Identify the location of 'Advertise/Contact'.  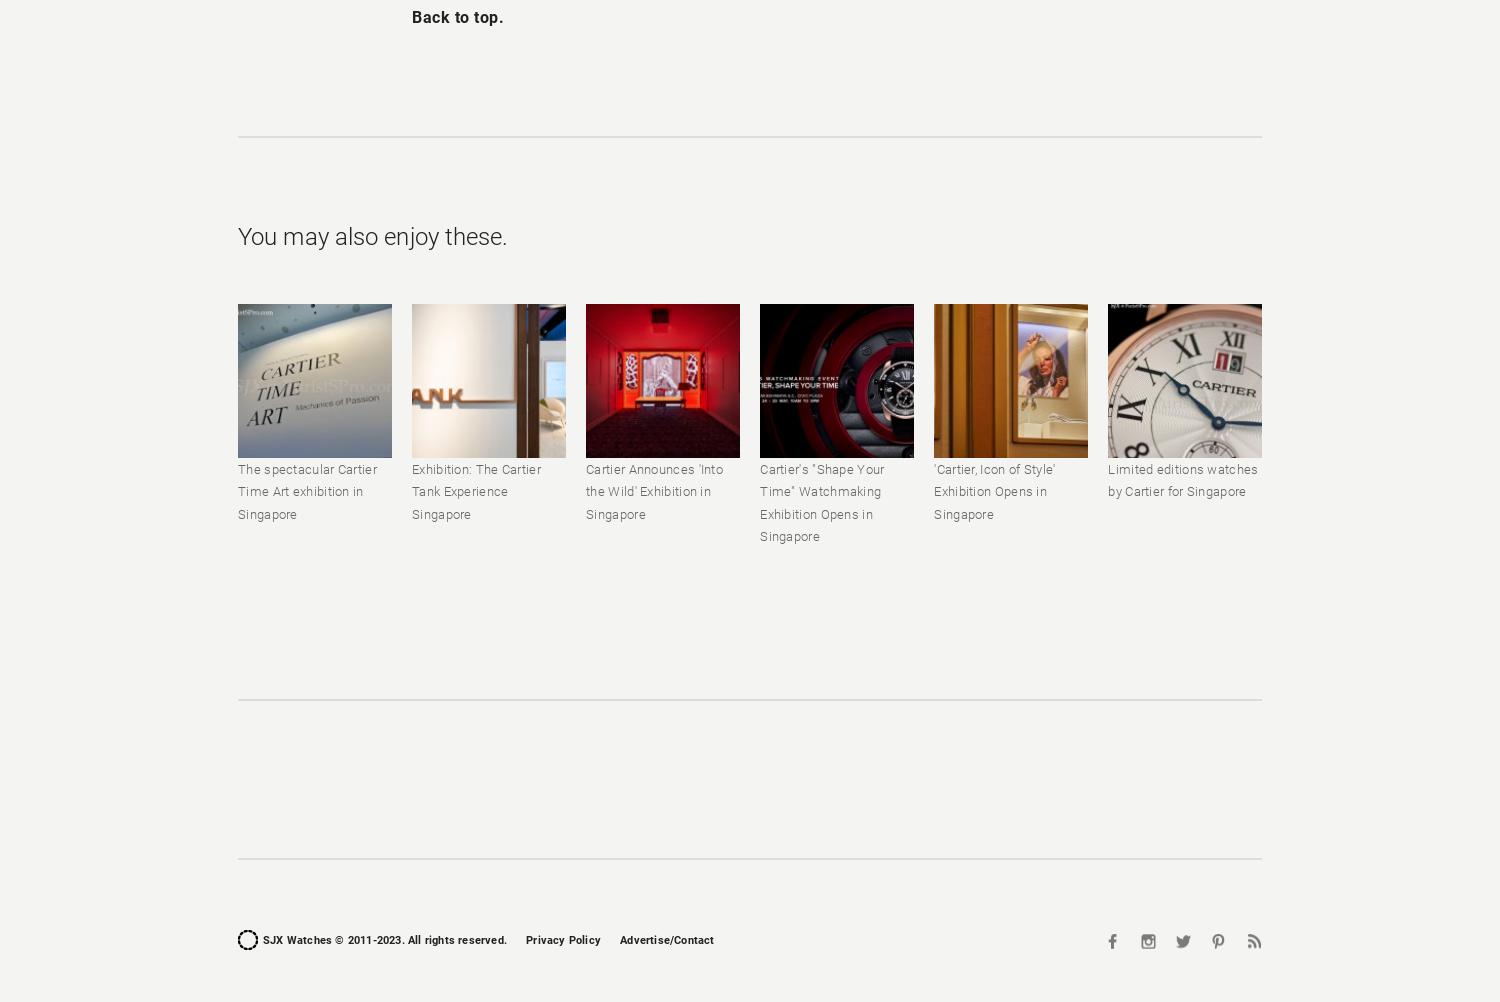
(667, 938).